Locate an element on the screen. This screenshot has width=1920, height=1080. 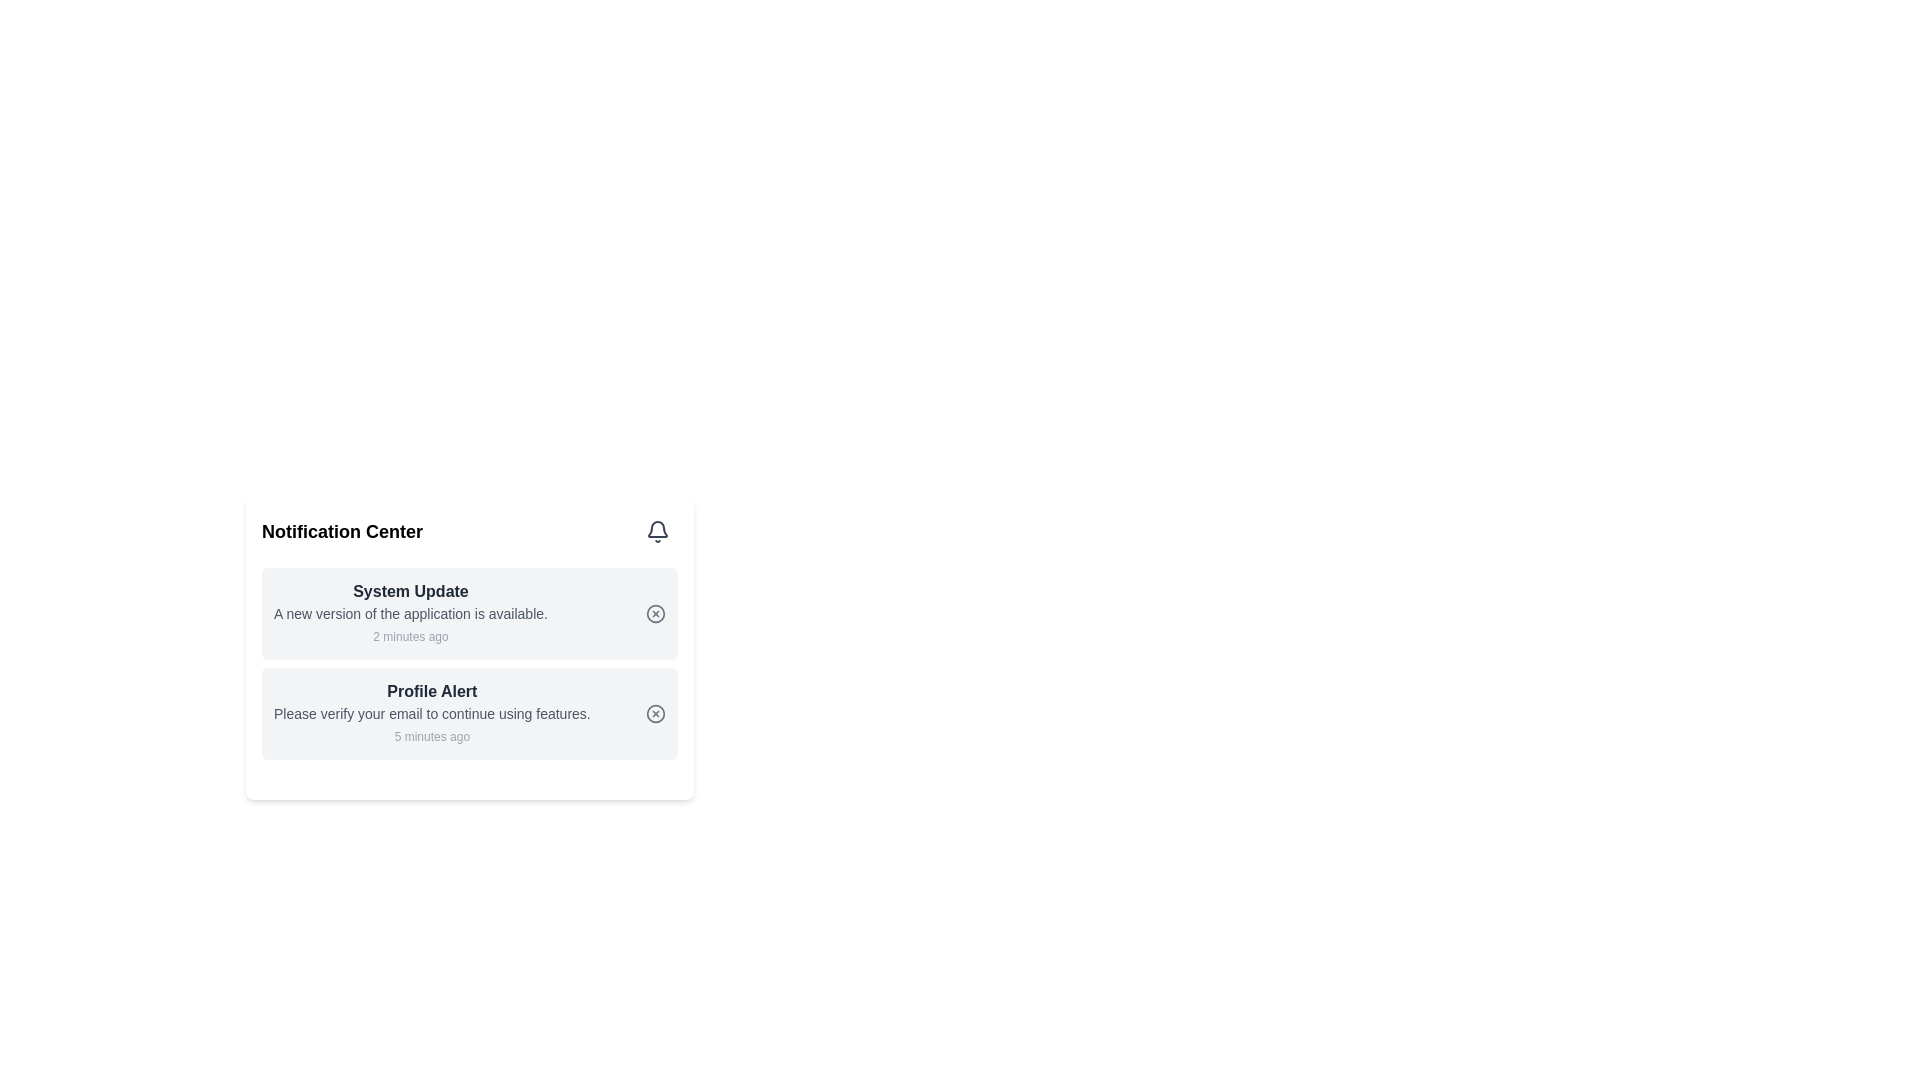
the prominent text heading labeled 'Notification Center' which is bold and large, located to the left of an interactive bell icon is located at coordinates (342, 531).